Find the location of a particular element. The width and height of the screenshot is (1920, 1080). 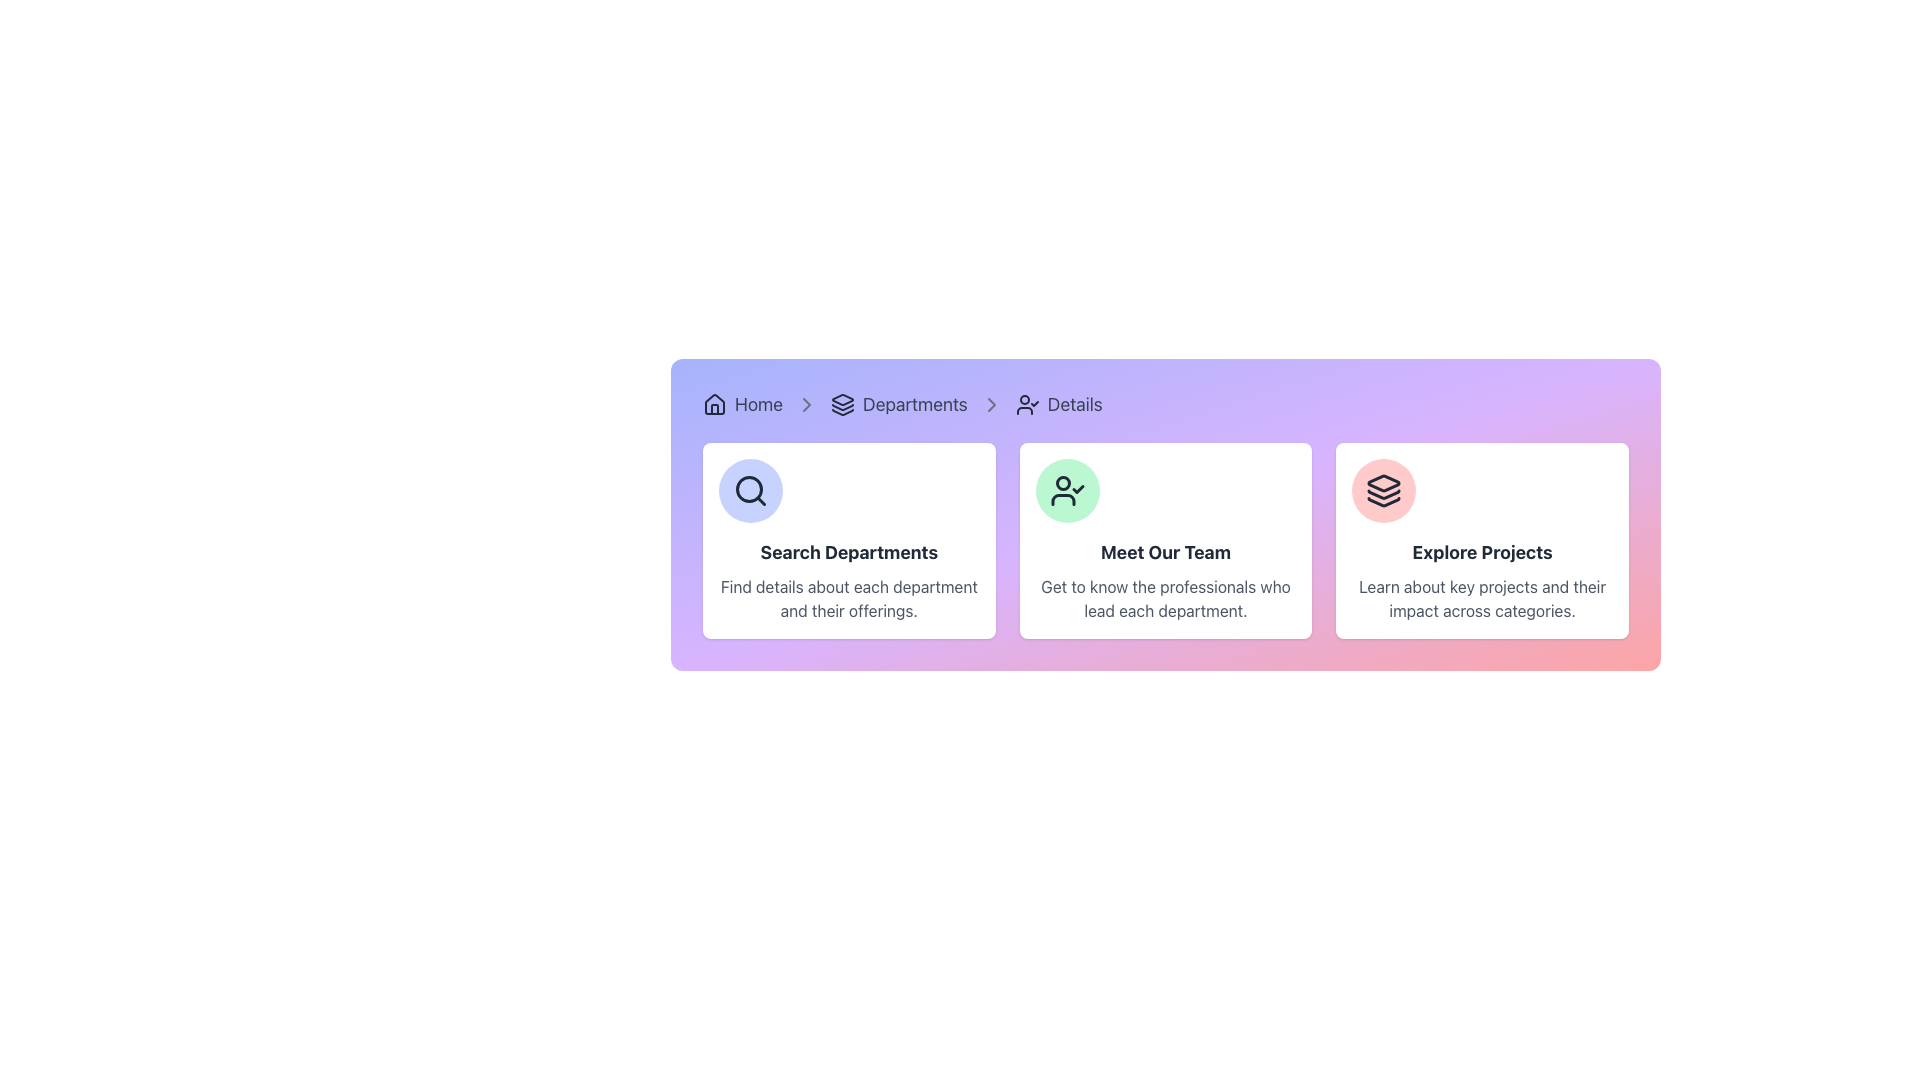

the triangular icon representing the 'Departments' section in the navigation breadcrumb is located at coordinates (843, 400).